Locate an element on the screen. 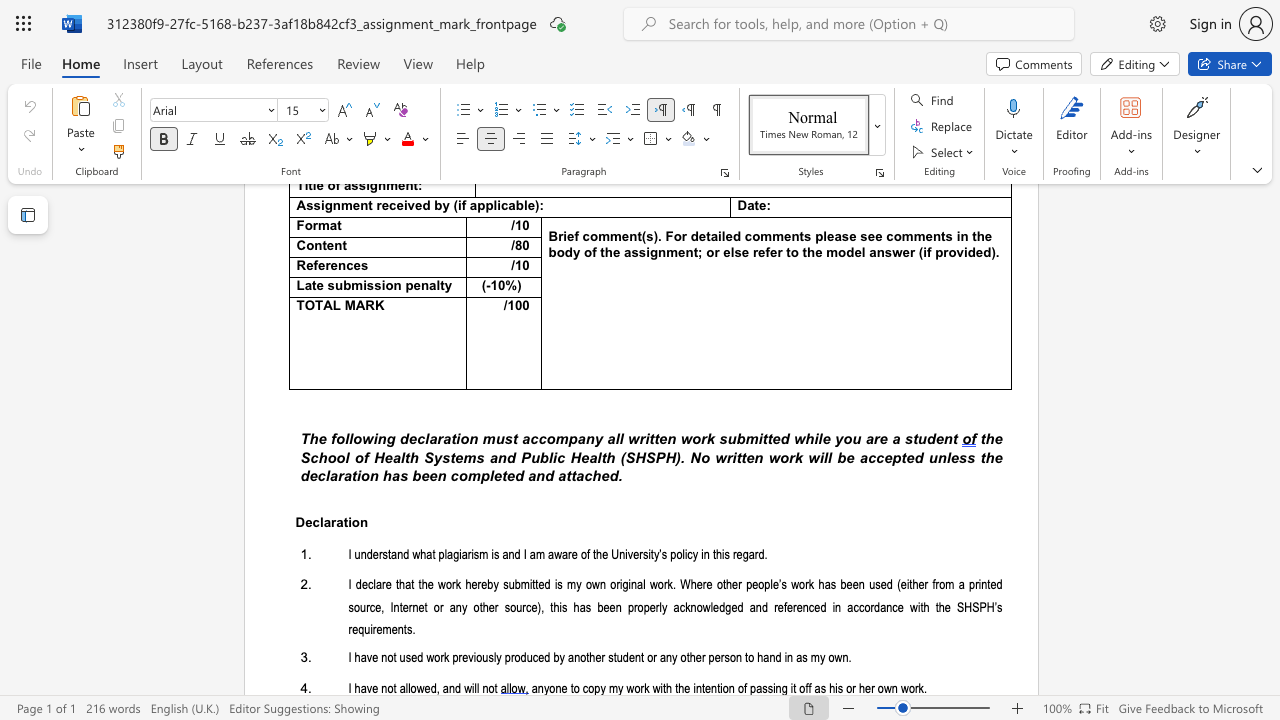 The width and height of the screenshot is (1280, 720). the subset text "lic Health (SHSPH)" within the text "School of Health Systems and Public Health (SHSPH)." is located at coordinates (548, 457).